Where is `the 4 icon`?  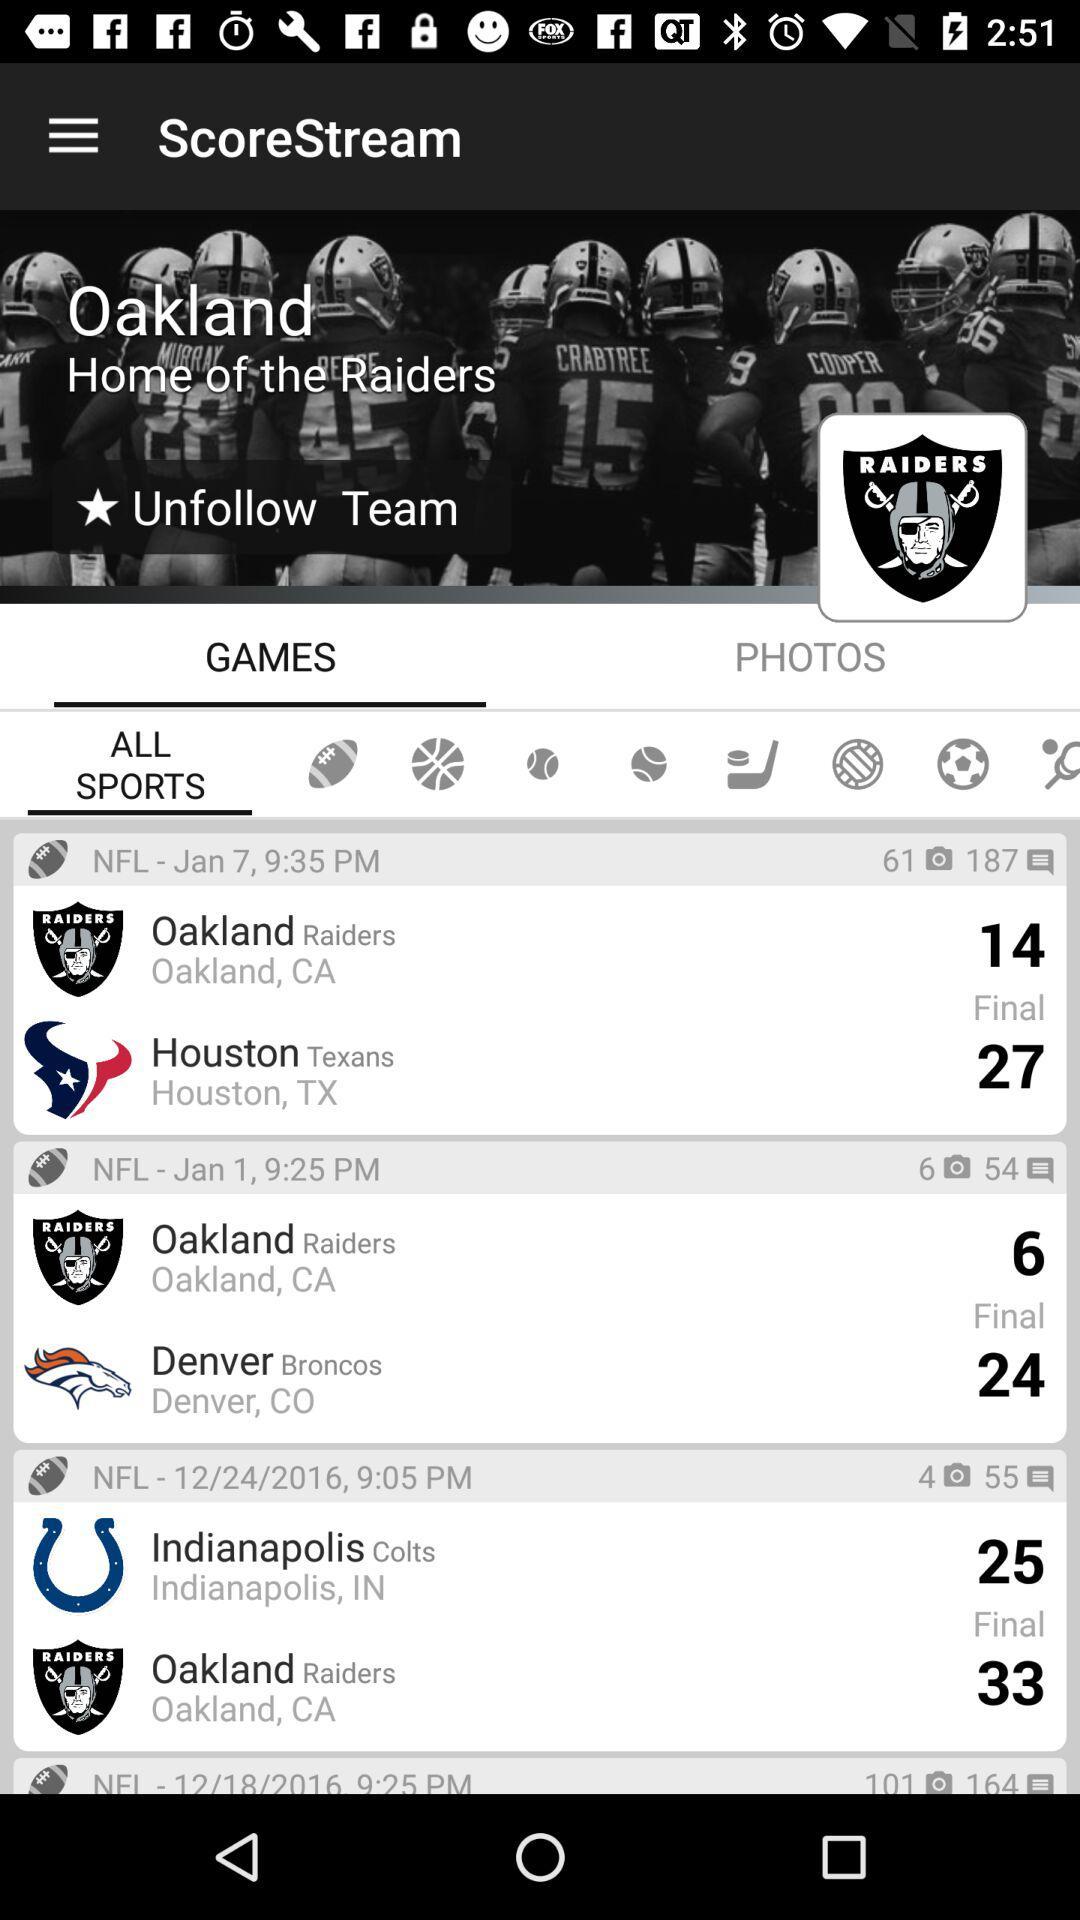
the 4 icon is located at coordinates (926, 1475).